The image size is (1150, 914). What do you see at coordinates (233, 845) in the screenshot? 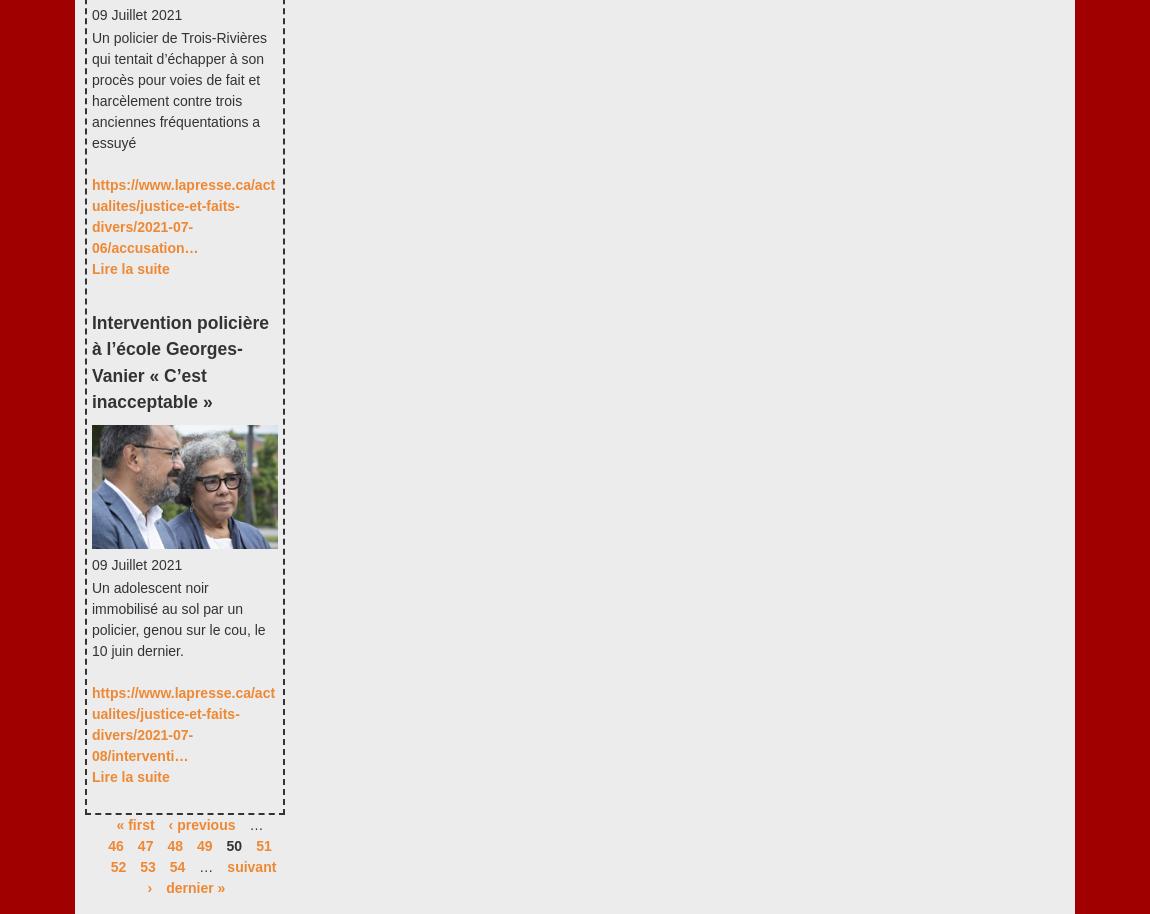
I see `'50'` at bounding box center [233, 845].